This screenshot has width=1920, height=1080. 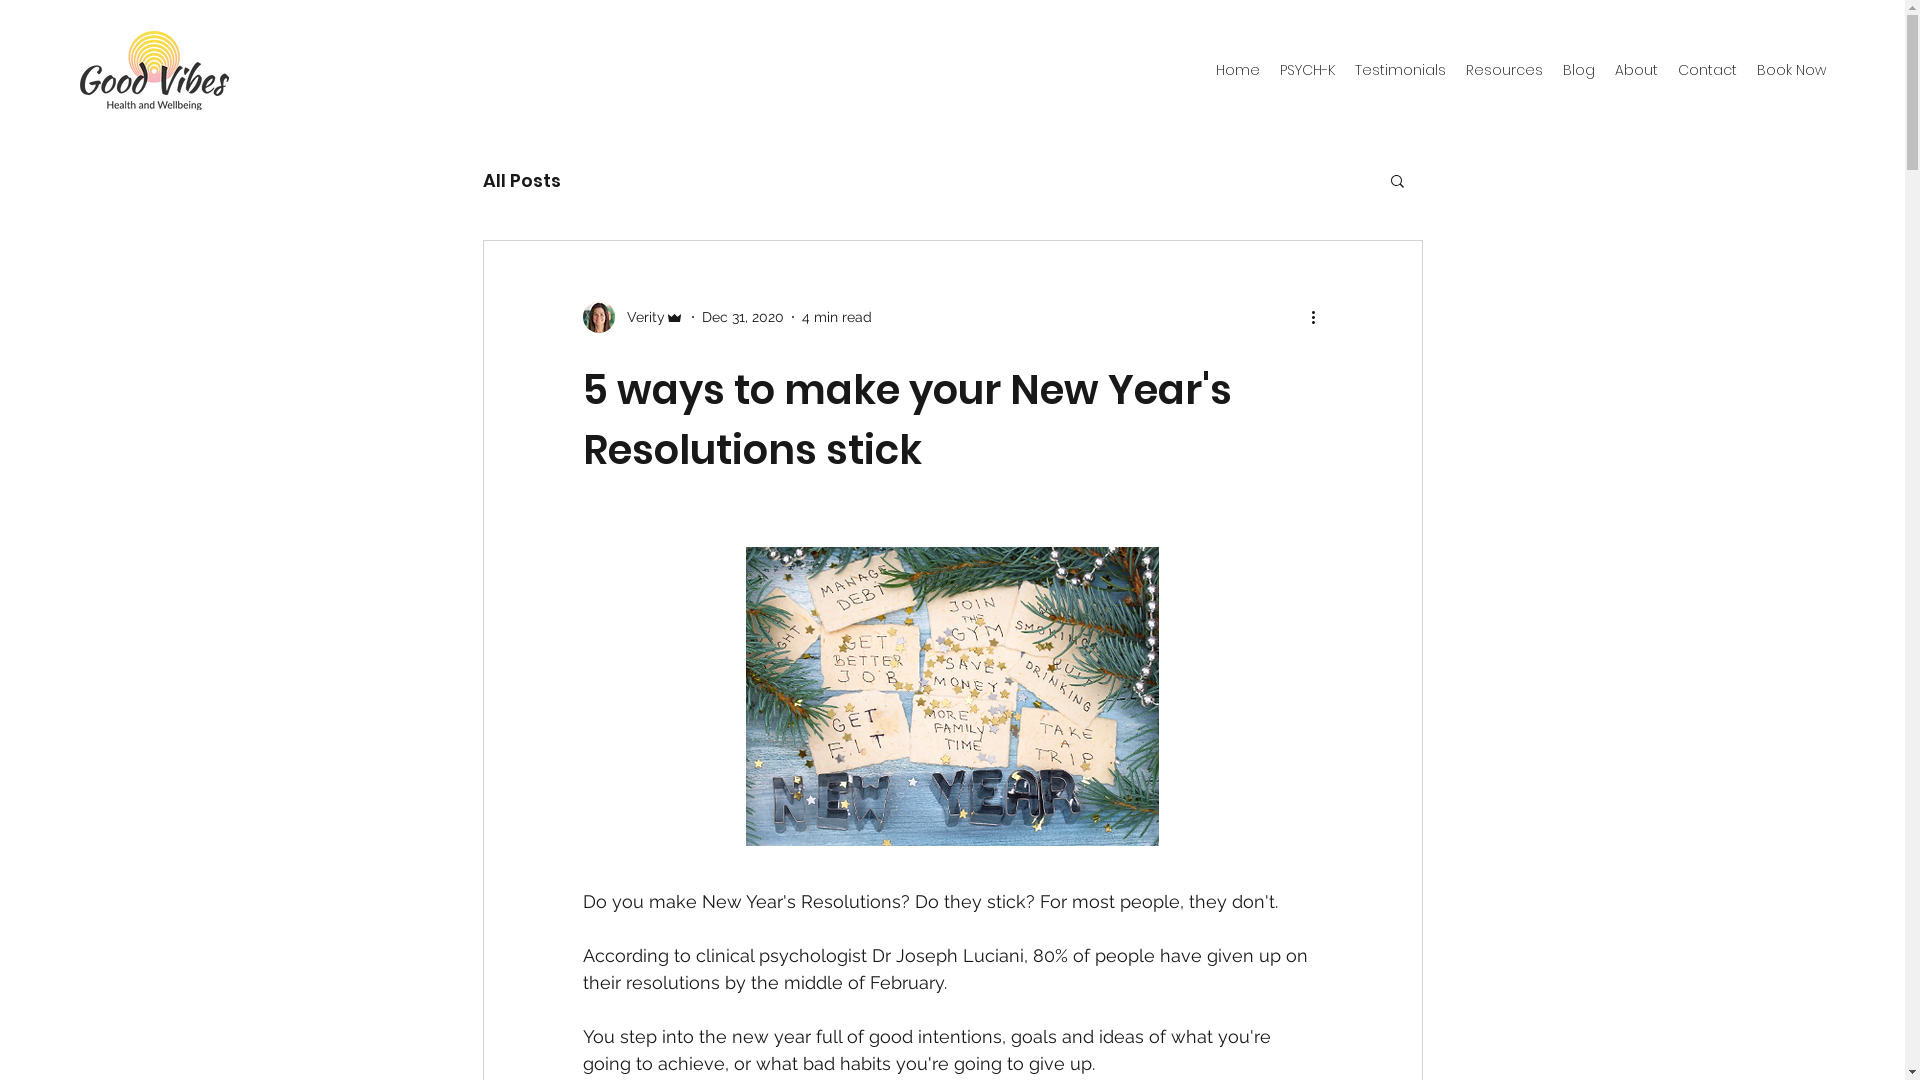 What do you see at coordinates (631, 315) in the screenshot?
I see `'Verity'` at bounding box center [631, 315].